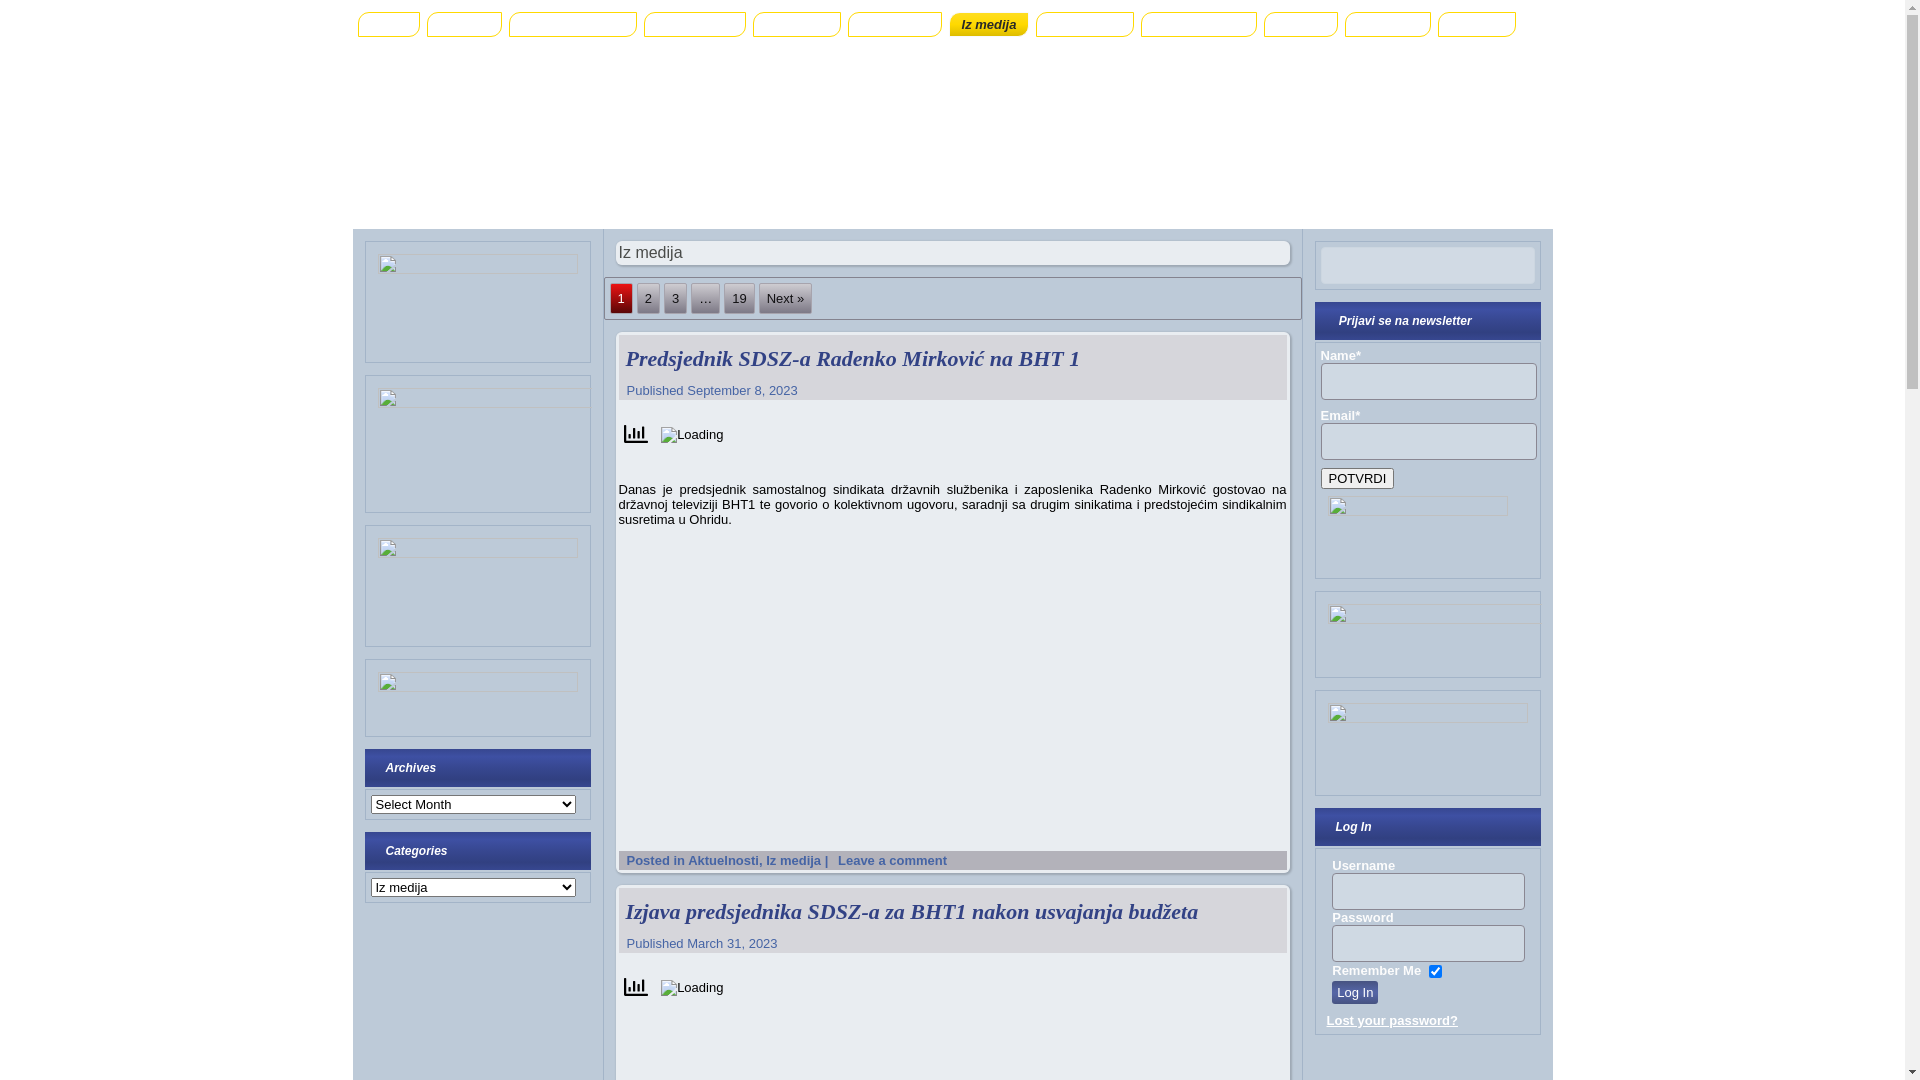 Image resolution: width=1920 pixels, height=1080 pixels. What do you see at coordinates (675, 298) in the screenshot?
I see `'3'` at bounding box center [675, 298].